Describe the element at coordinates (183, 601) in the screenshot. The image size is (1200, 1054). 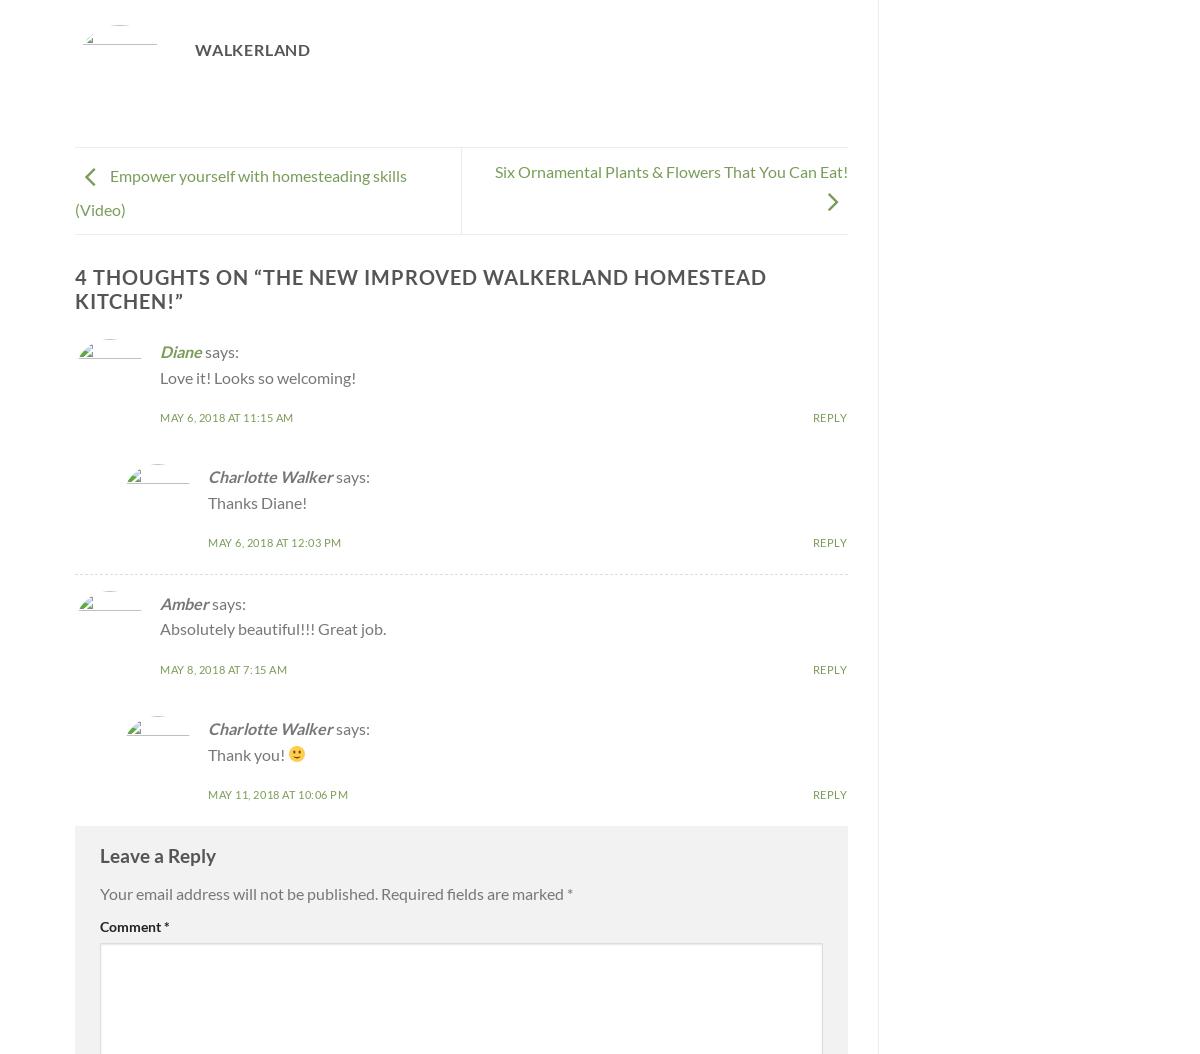
I see `'Amber'` at that location.